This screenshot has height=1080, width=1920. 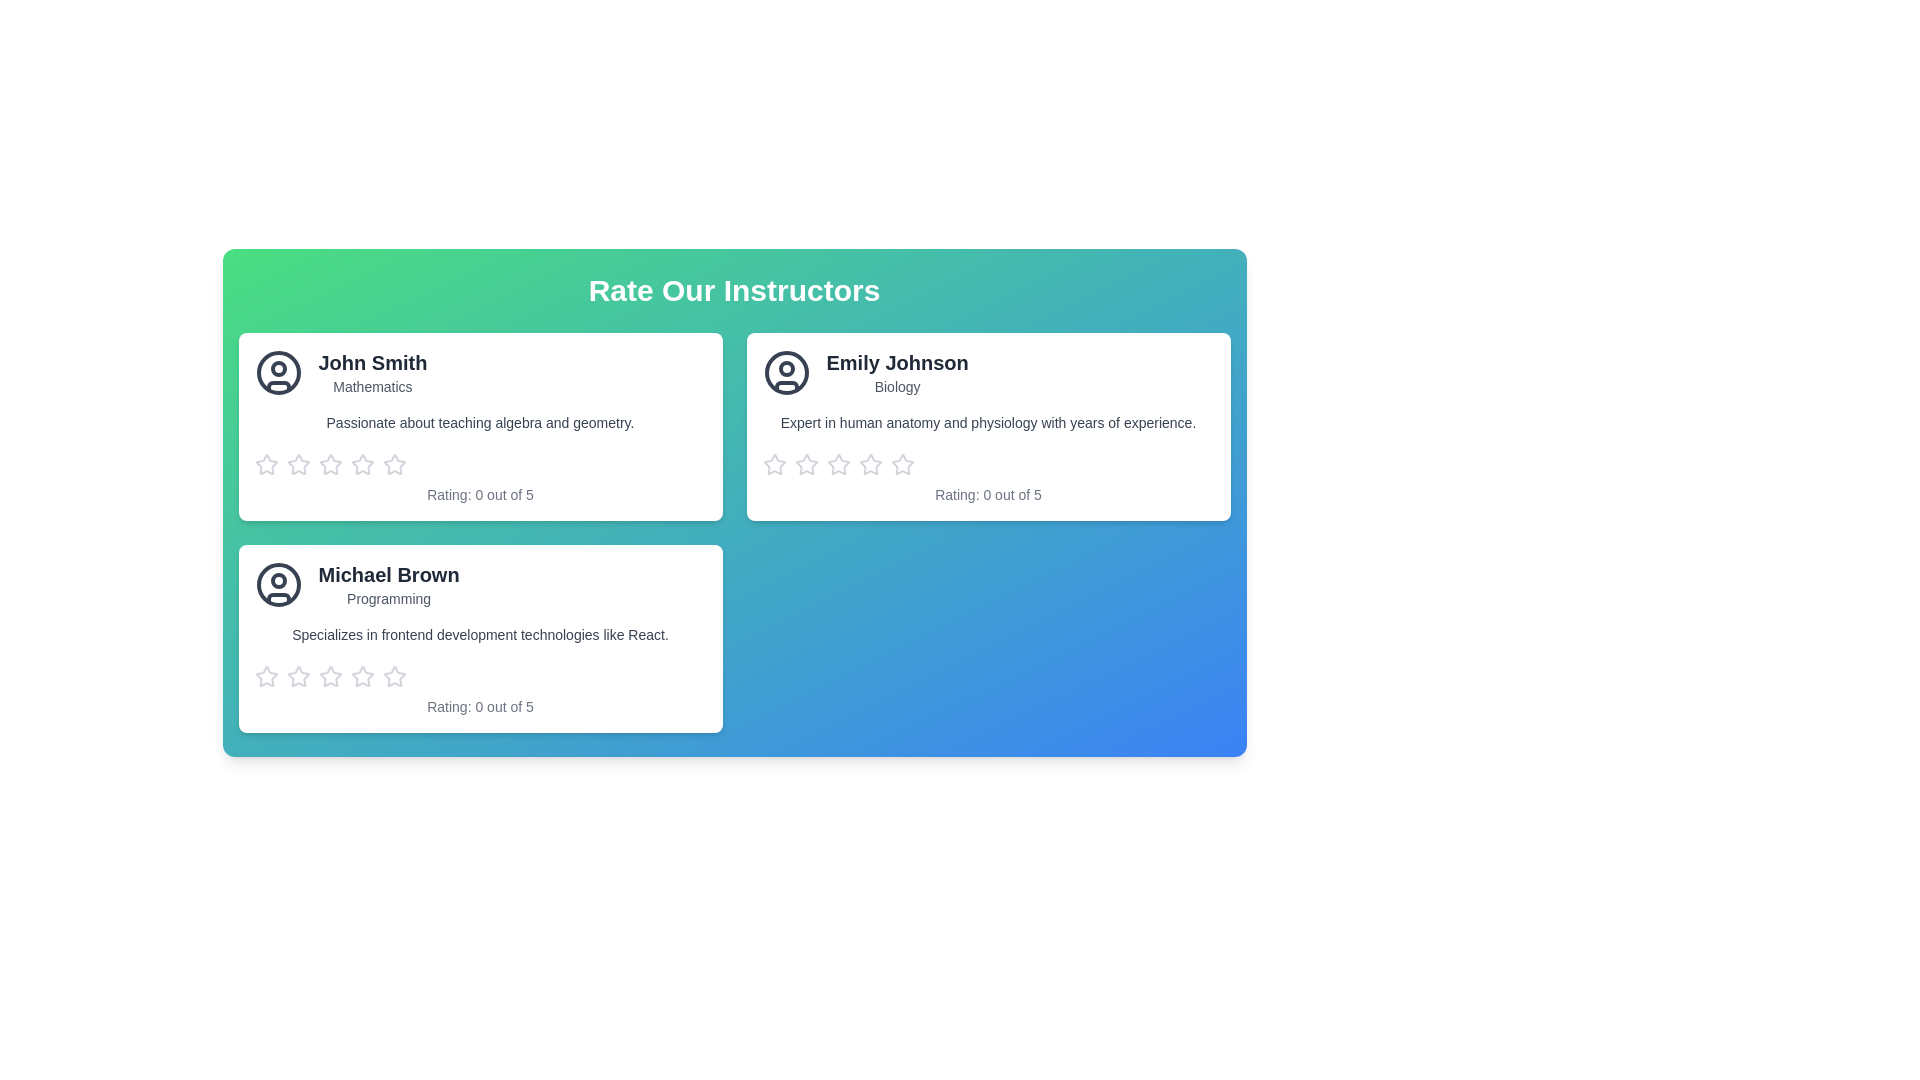 I want to click on the inactive light gray five-pointed star icon button, which is the fifth star in a horizontal series of five stars below the 'John Smith' card, so click(x=394, y=465).